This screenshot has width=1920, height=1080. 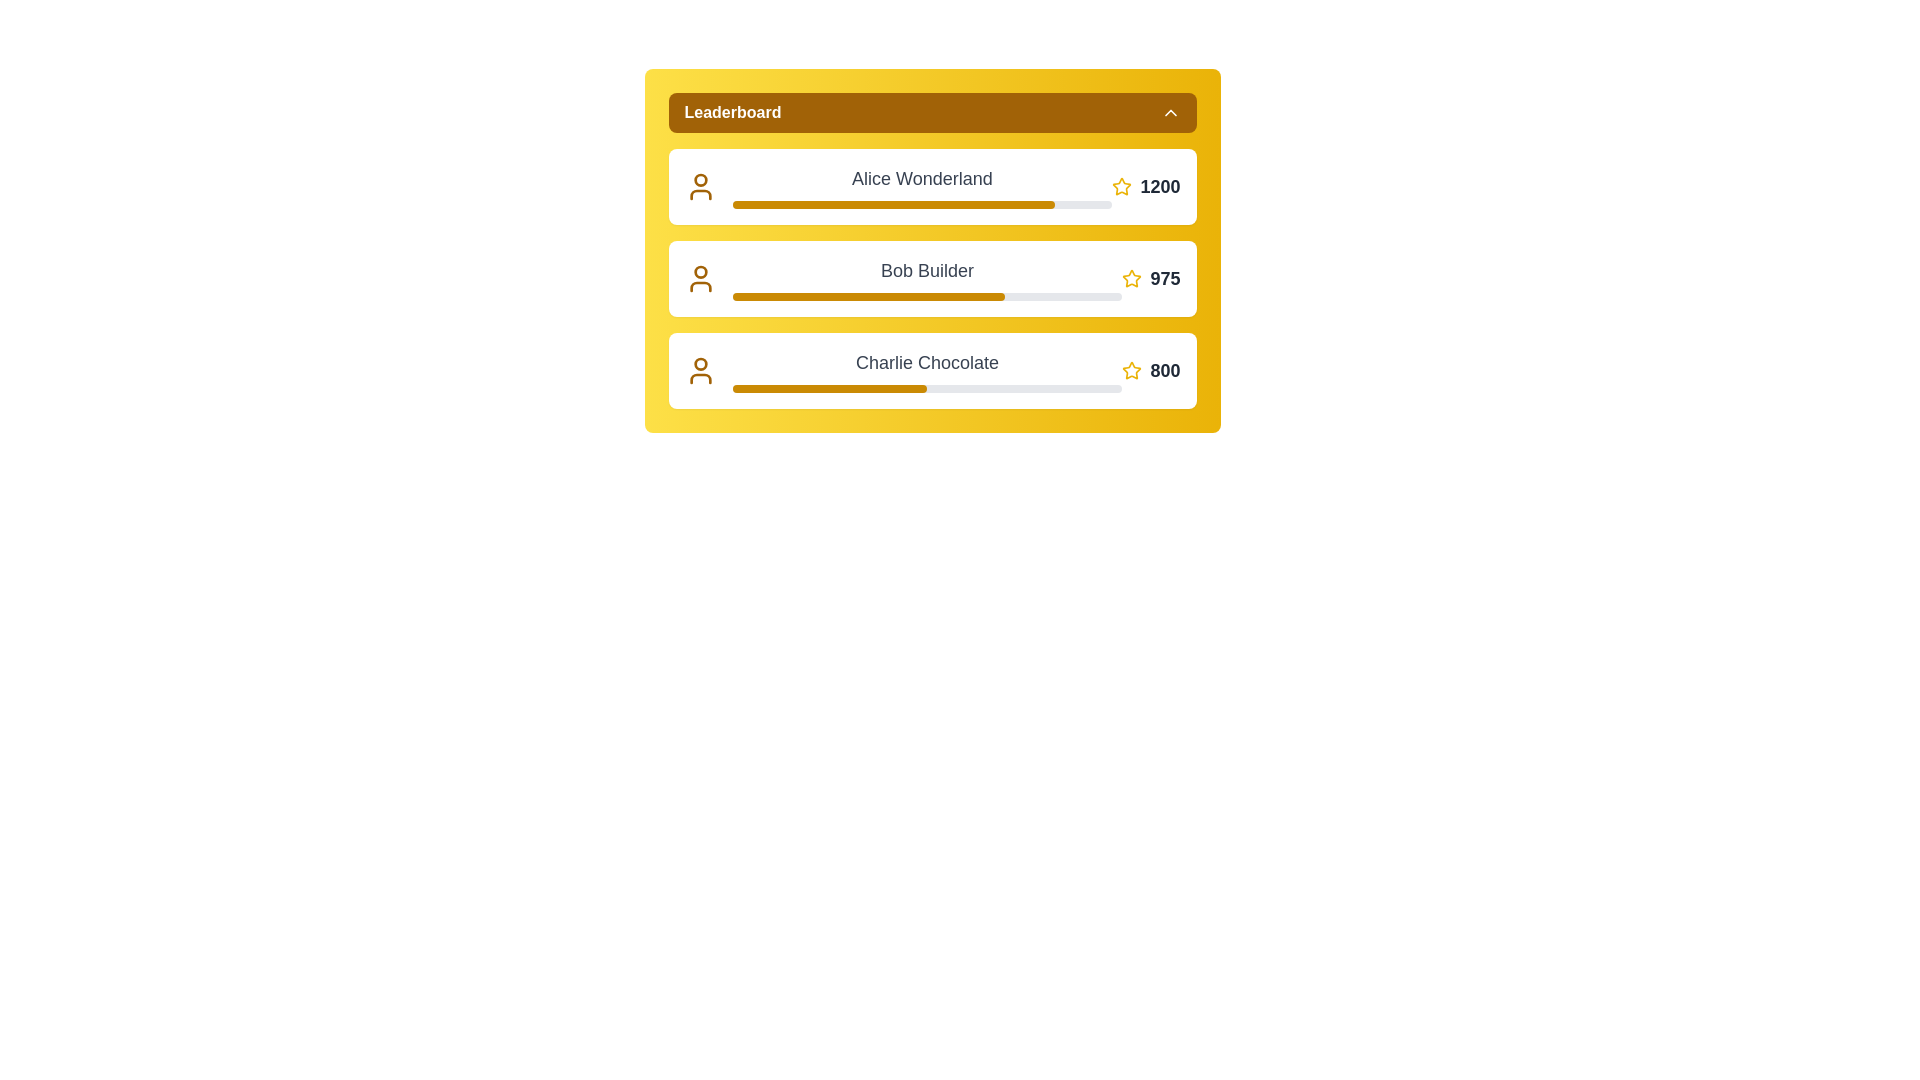 I want to click on the score label displaying the user's score in the leaderboard, which is located to the right of the star icon in the first leaderboard item, so click(x=1160, y=186).